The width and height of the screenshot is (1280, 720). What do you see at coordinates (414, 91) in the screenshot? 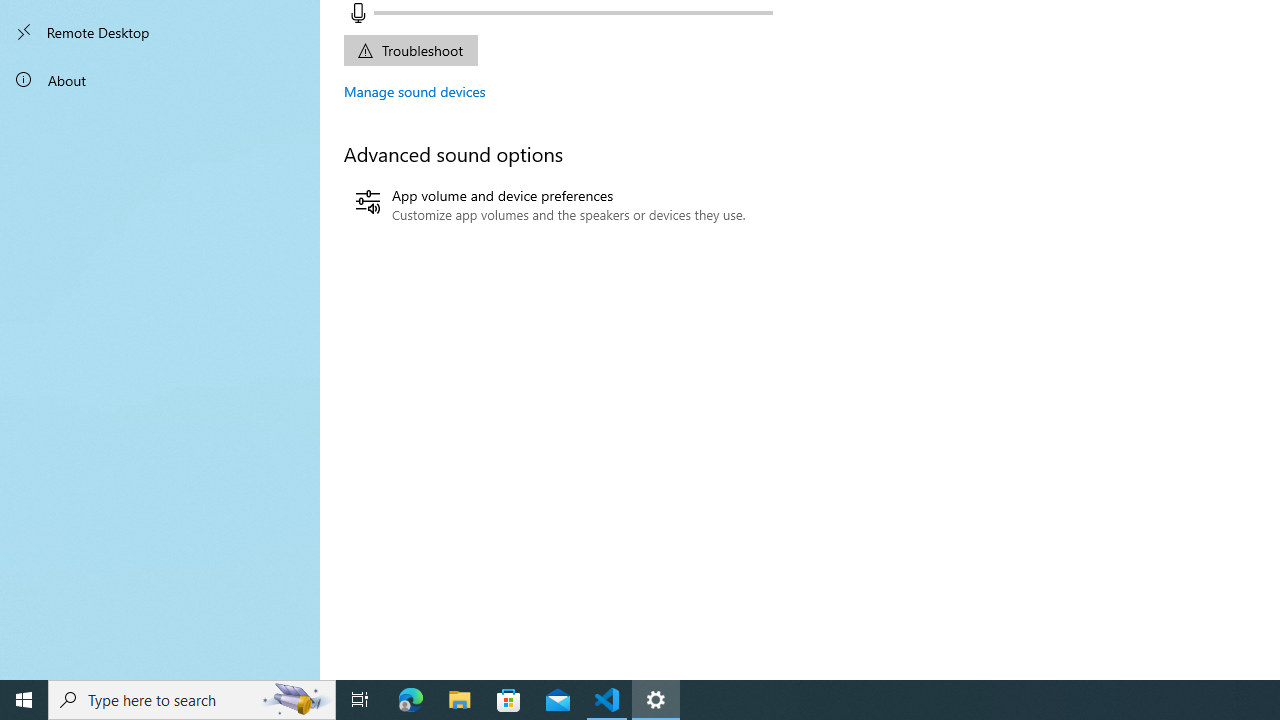
I see `'Manage sound devices'` at bounding box center [414, 91].